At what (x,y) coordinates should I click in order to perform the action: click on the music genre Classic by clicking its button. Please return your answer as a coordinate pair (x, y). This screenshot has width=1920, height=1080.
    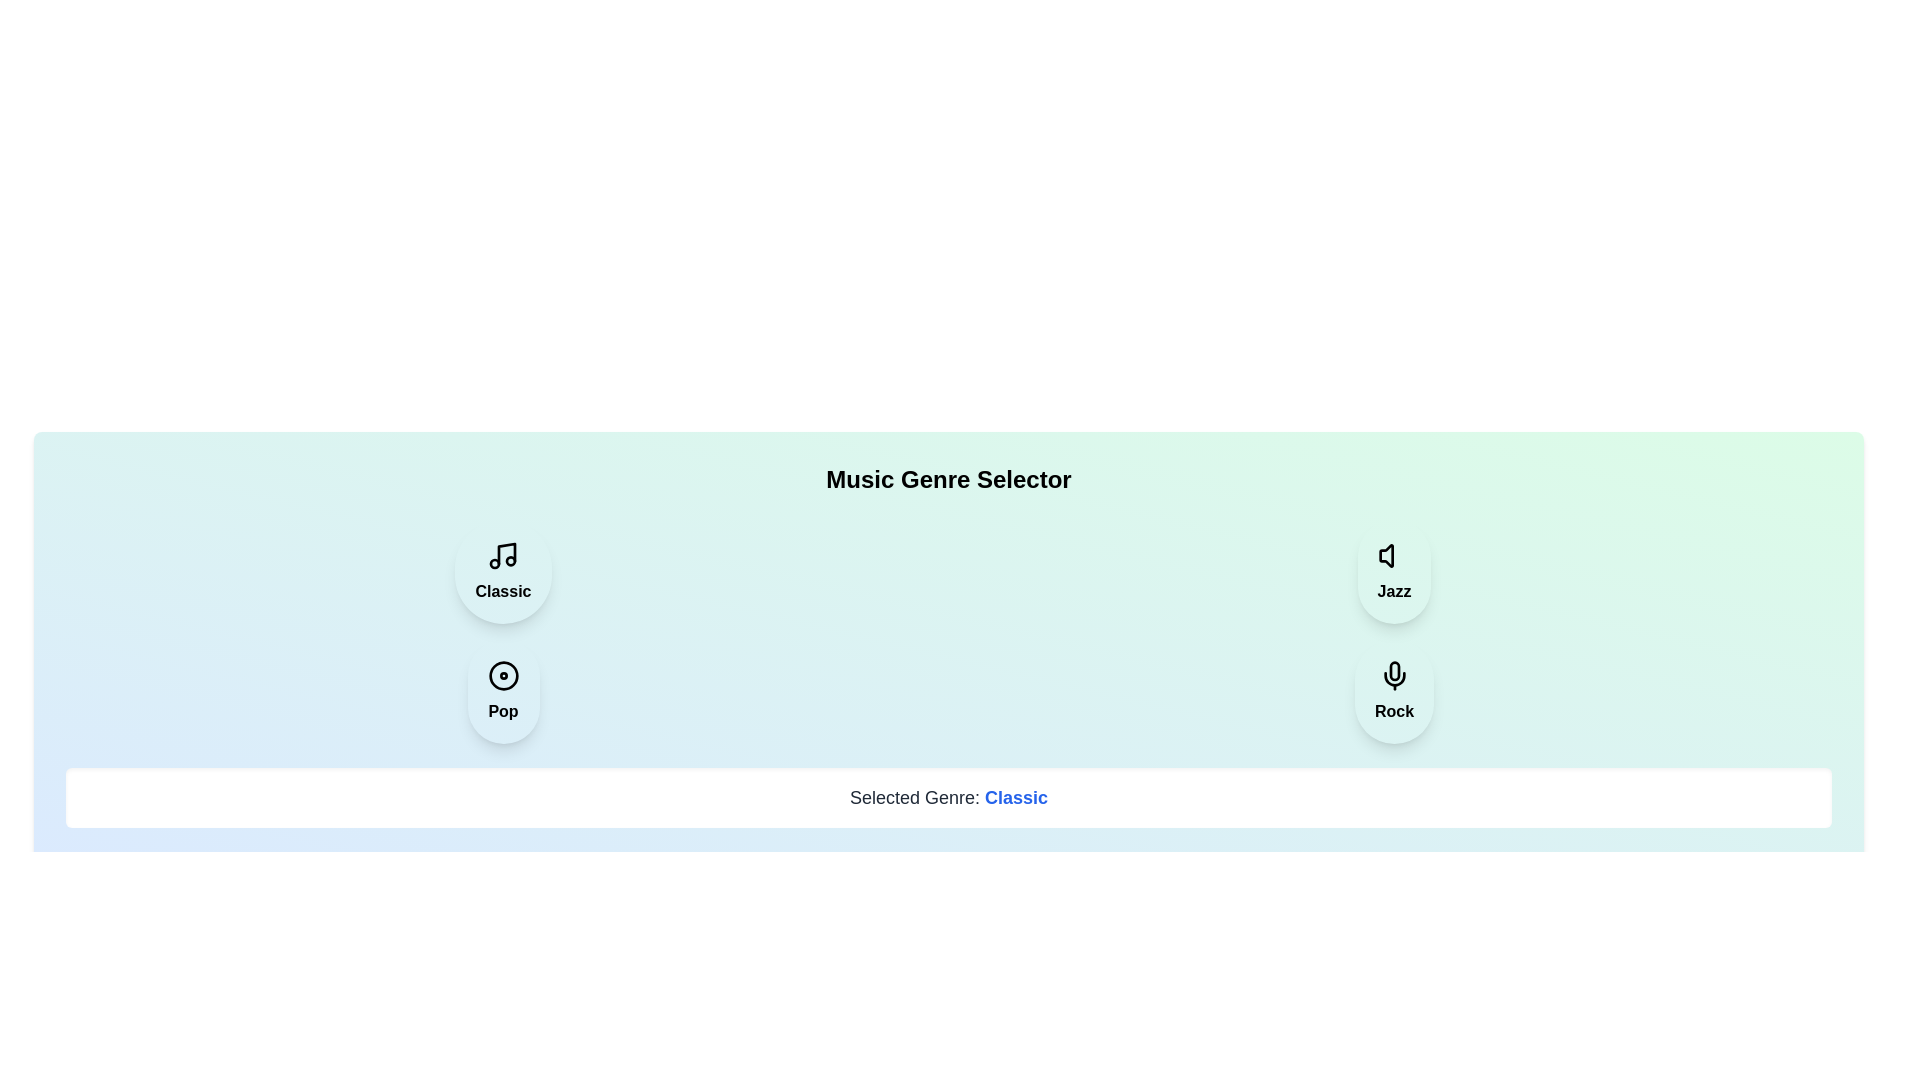
    Looking at the image, I should click on (503, 571).